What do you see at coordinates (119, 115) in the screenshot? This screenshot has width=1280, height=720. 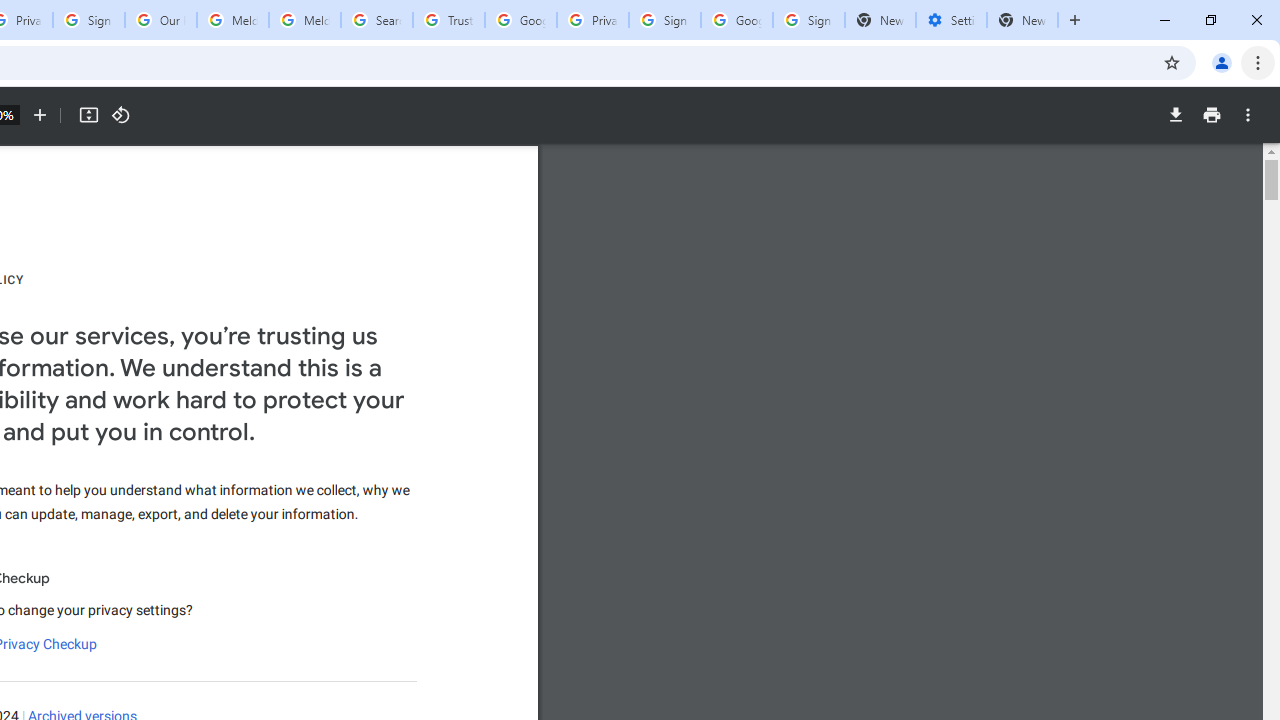 I see `'Rotate counterclockwise'` at bounding box center [119, 115].